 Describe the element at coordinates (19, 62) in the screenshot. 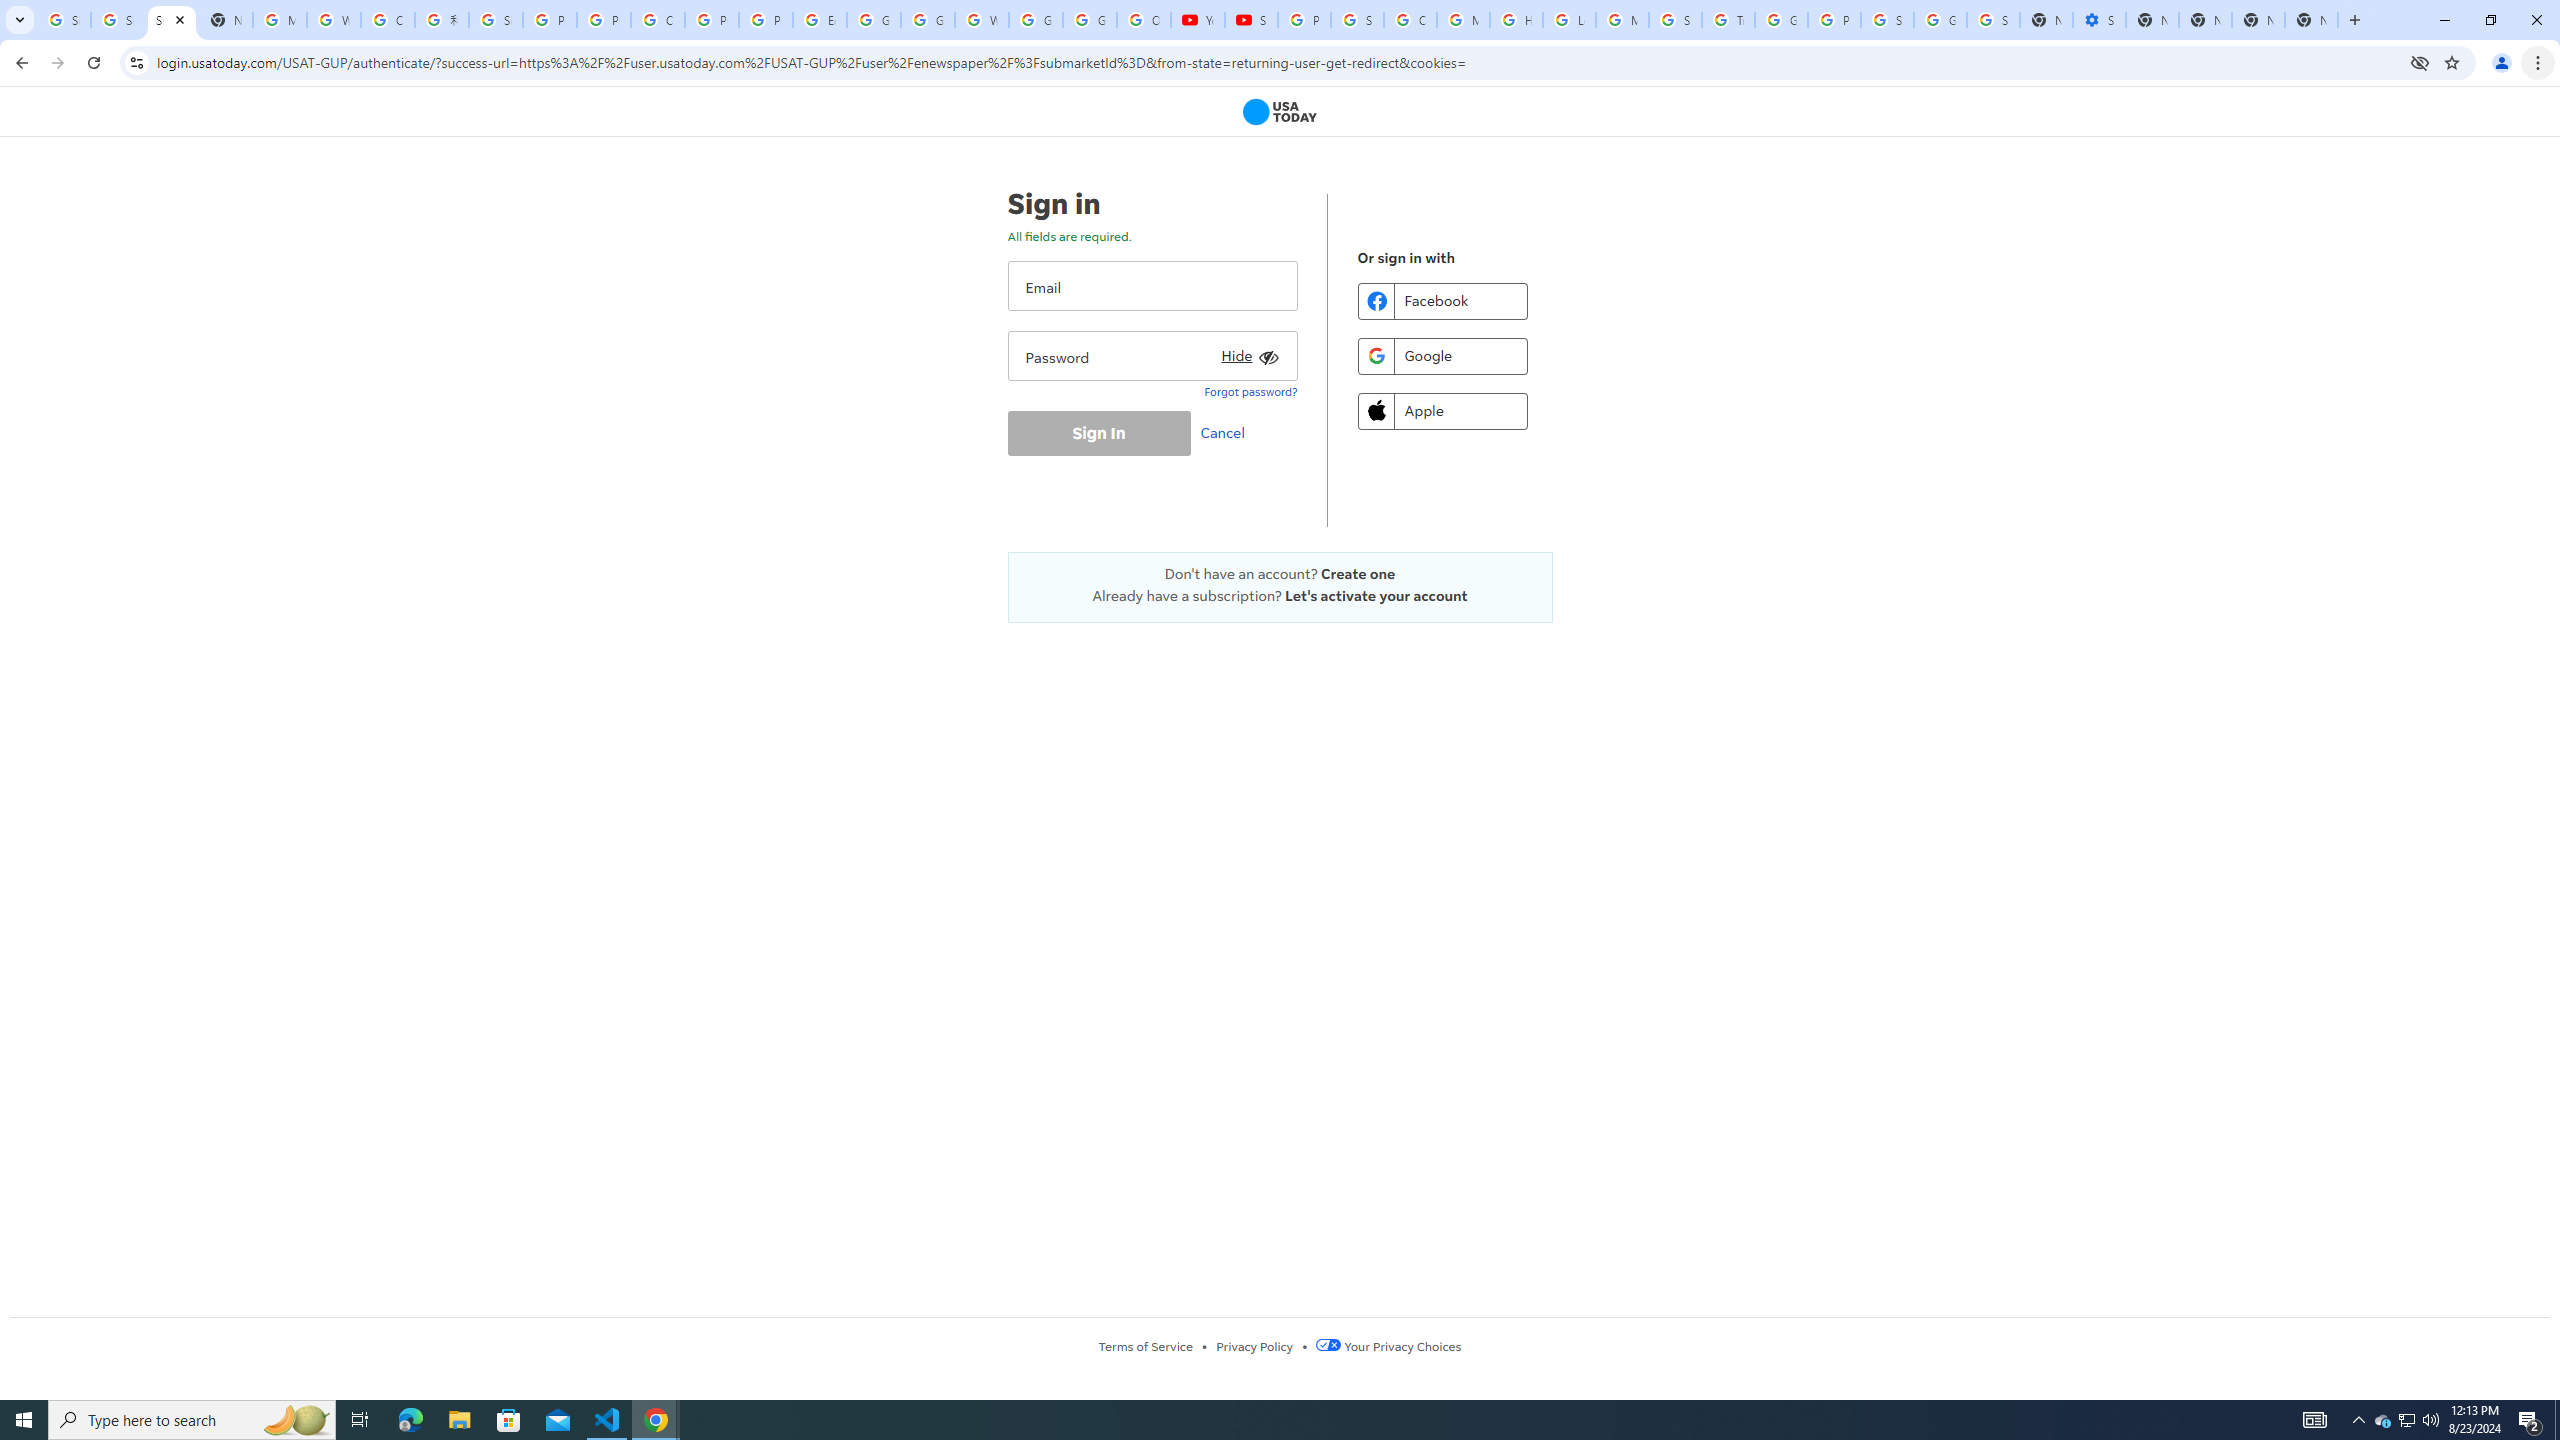

I see `'Back'` at that location.